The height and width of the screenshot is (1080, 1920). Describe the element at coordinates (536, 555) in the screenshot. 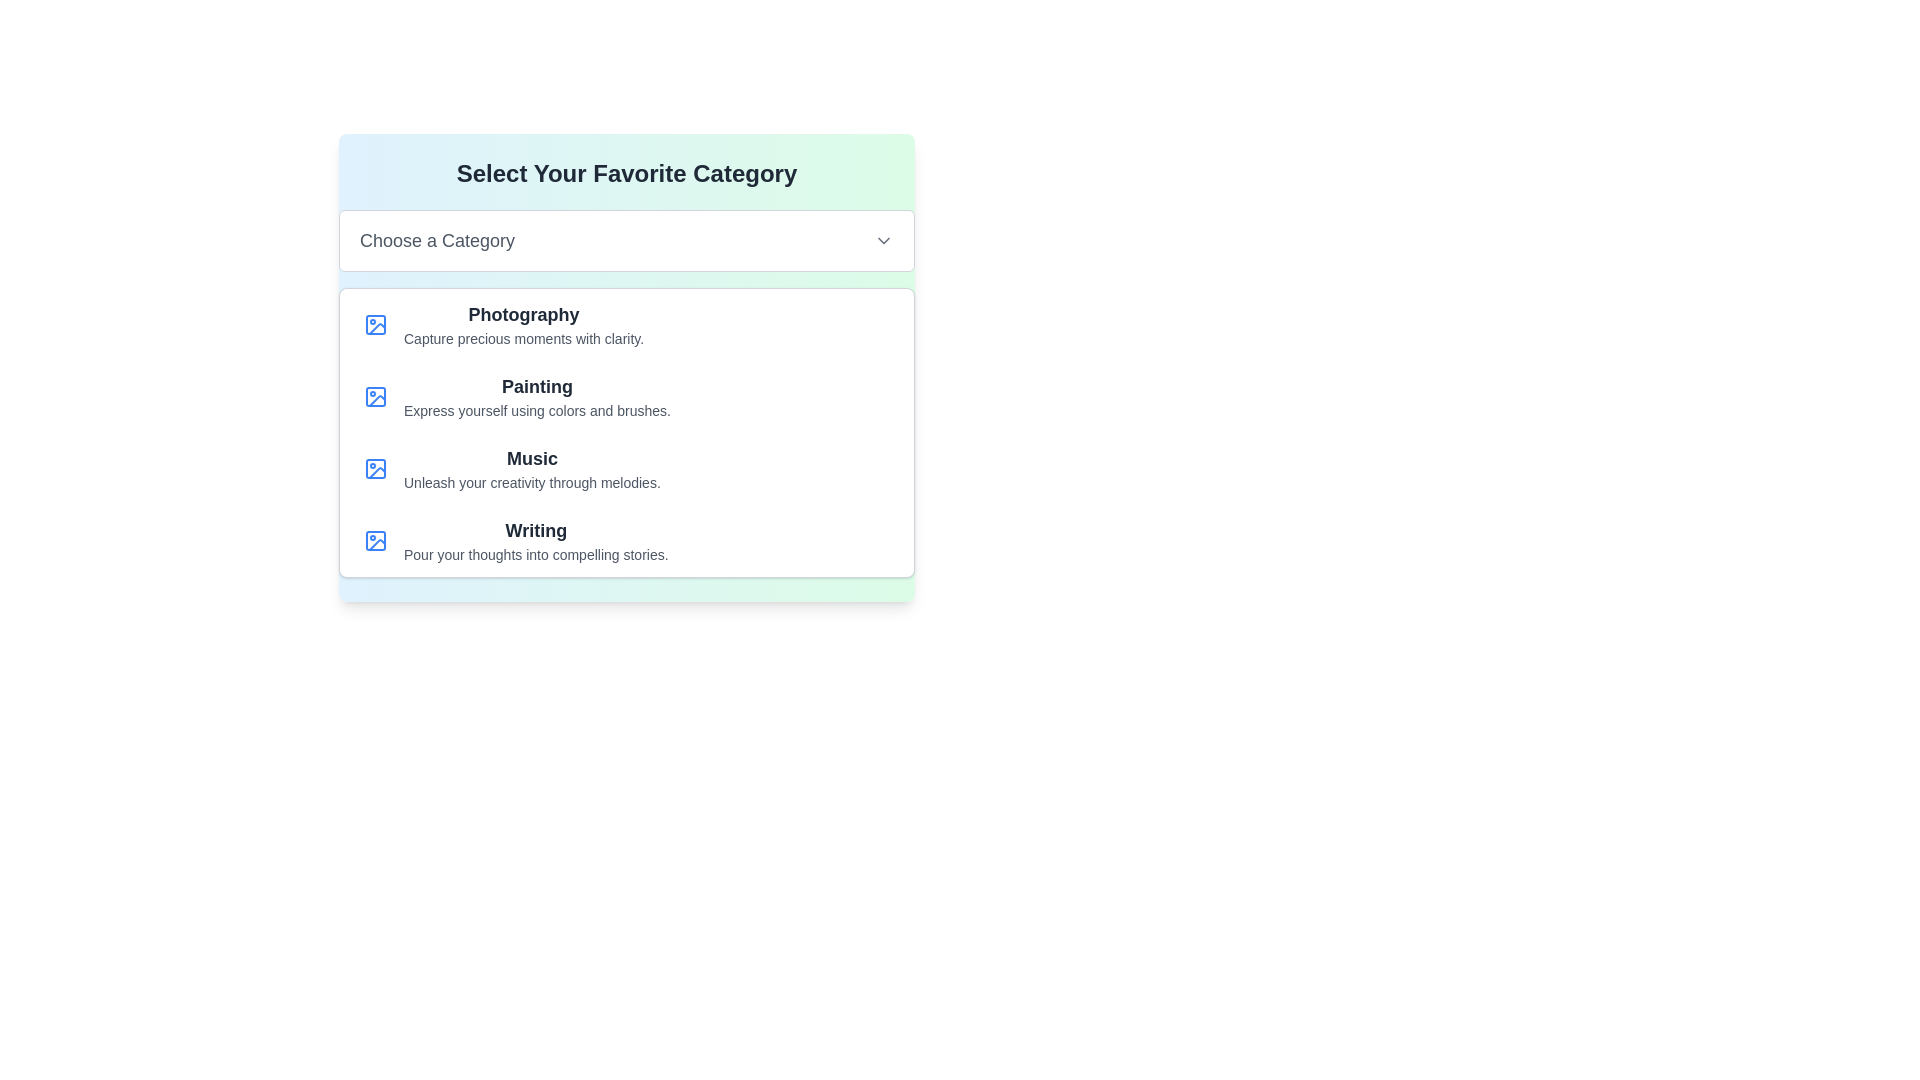

I see `the static text that says 'Pour your thoughts into compelling stories.', which is styled in a smaller gray font and positioned directly beneath the 'Writing' header` at that location.